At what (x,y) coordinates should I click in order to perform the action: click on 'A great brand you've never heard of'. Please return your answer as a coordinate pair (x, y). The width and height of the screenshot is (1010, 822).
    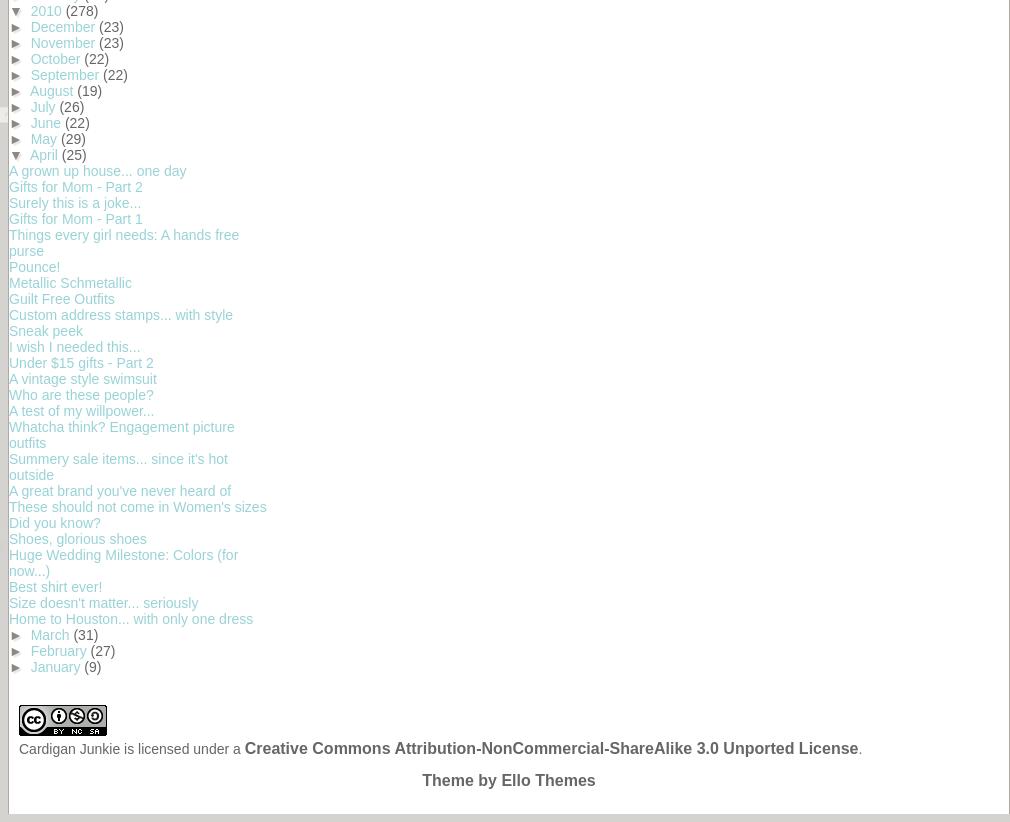
    Looking at the image, I should click on (118, 490).